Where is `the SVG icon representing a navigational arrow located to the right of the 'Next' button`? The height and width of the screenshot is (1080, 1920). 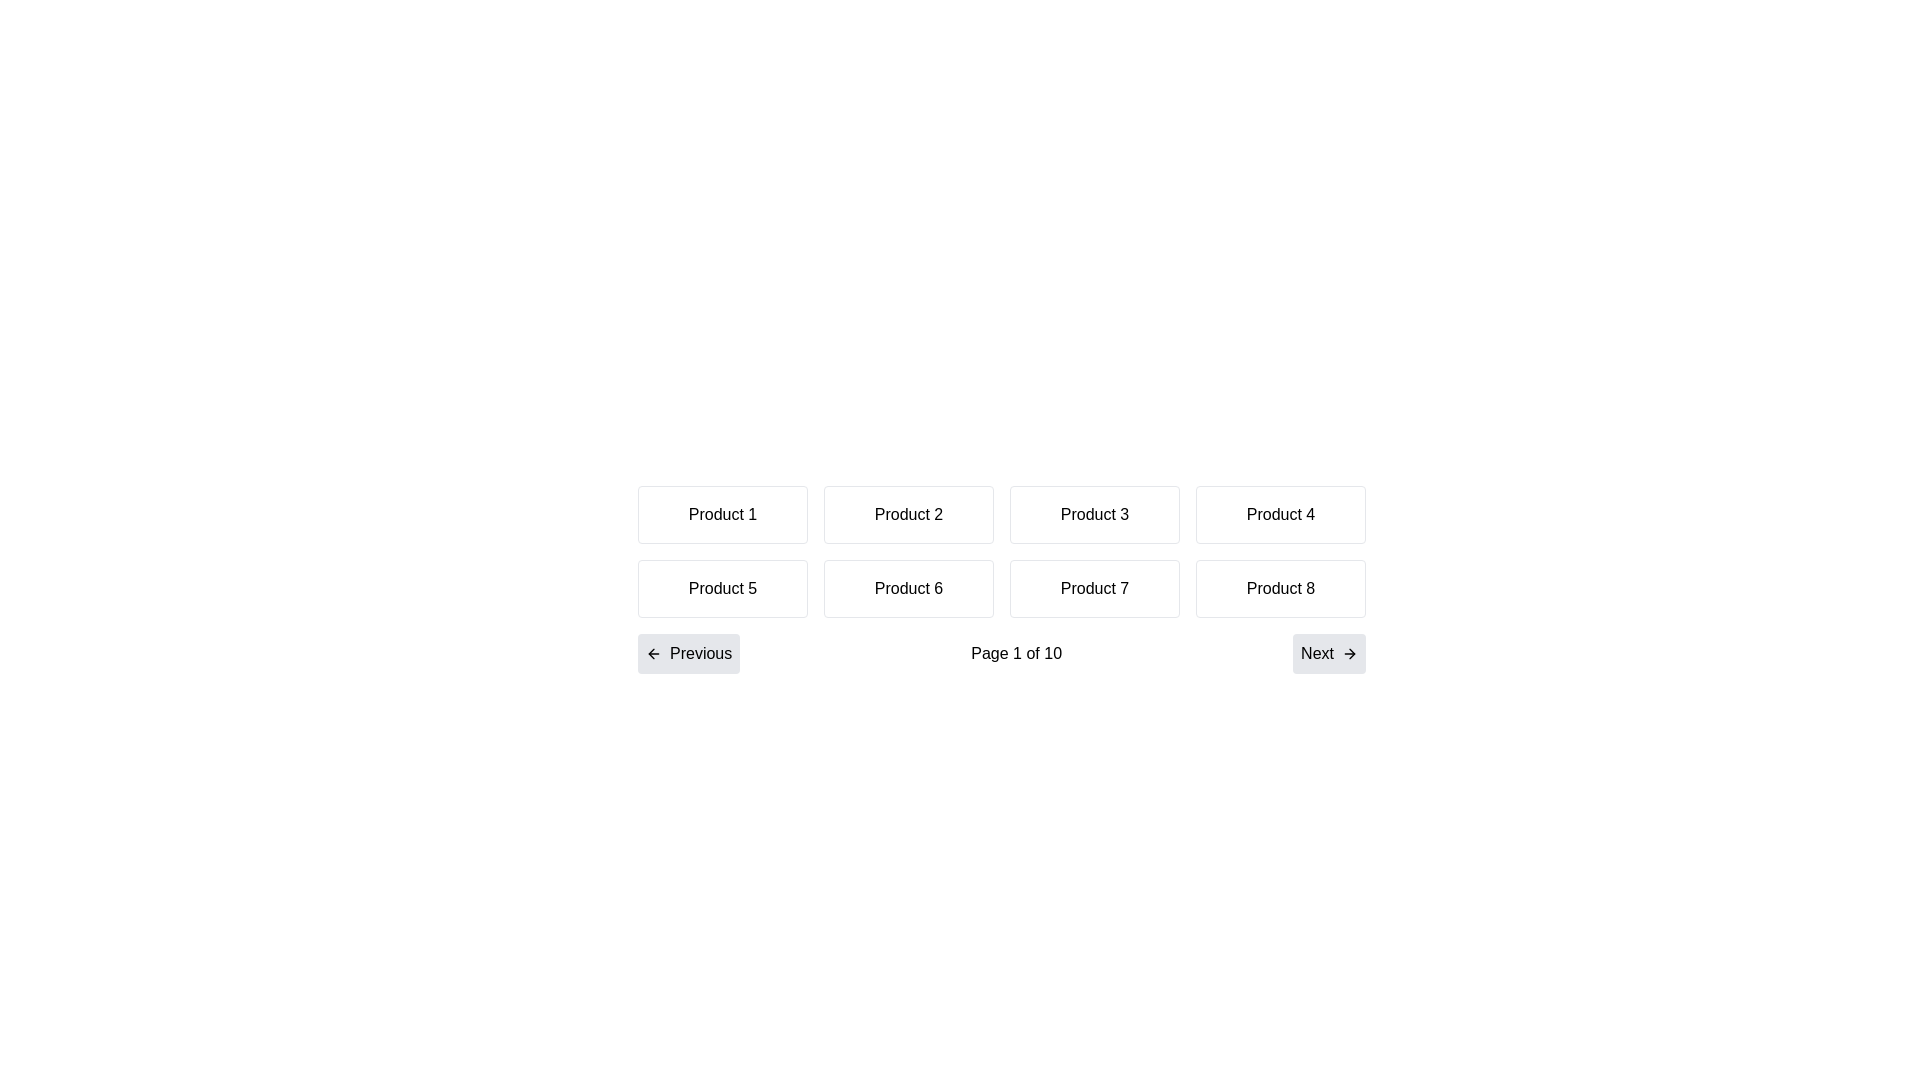
the SVG icon representing a navigational arrow located to the right of the 'Next' button is located at coordinates (1349, 654).